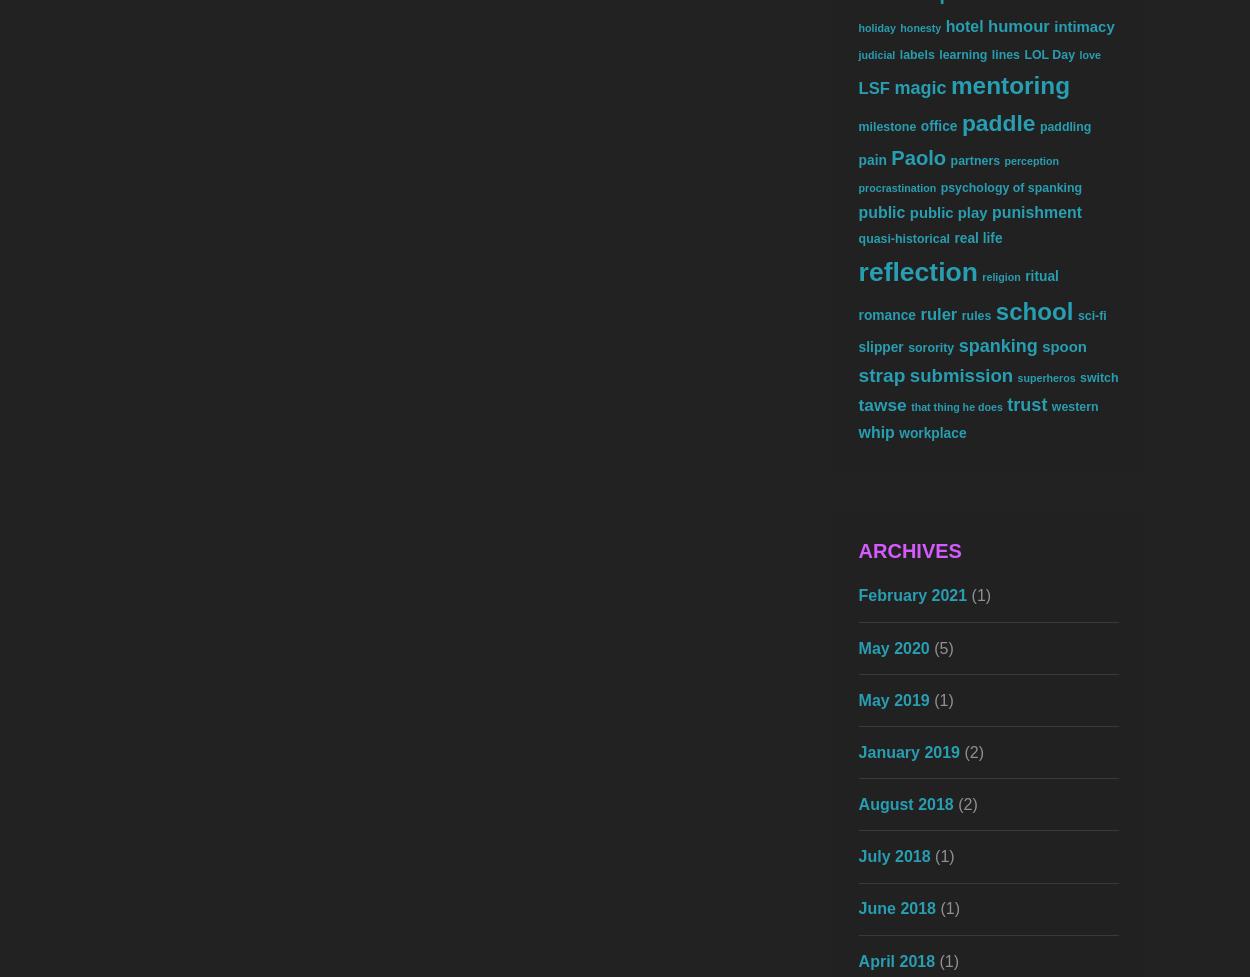 The height and width of the screenshot is (977, 1250). I want to click on 'sci-fi', so click(1090, 314).